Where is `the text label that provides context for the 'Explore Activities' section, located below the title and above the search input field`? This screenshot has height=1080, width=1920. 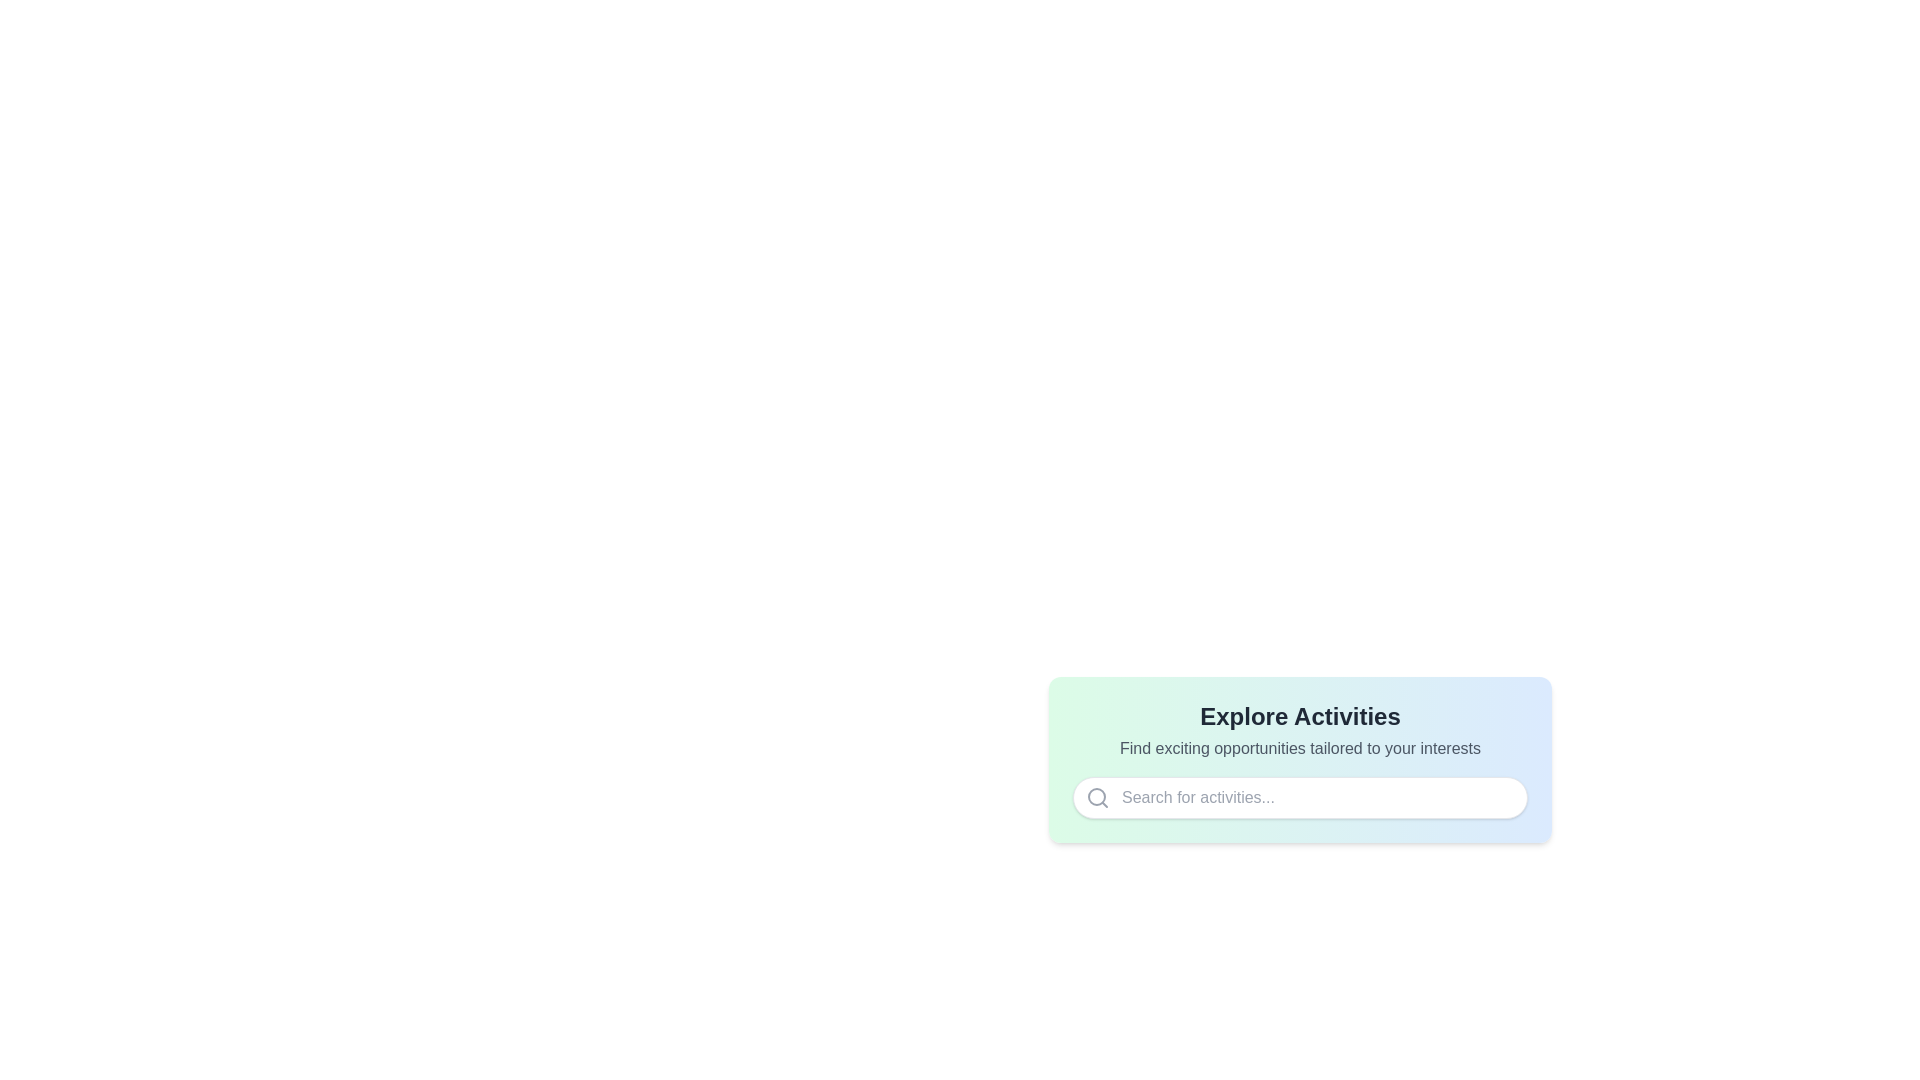
the text label that provides context for the 'Explore Activities' section, located below the title and above the search input field is located at coordinates (1300, 748).